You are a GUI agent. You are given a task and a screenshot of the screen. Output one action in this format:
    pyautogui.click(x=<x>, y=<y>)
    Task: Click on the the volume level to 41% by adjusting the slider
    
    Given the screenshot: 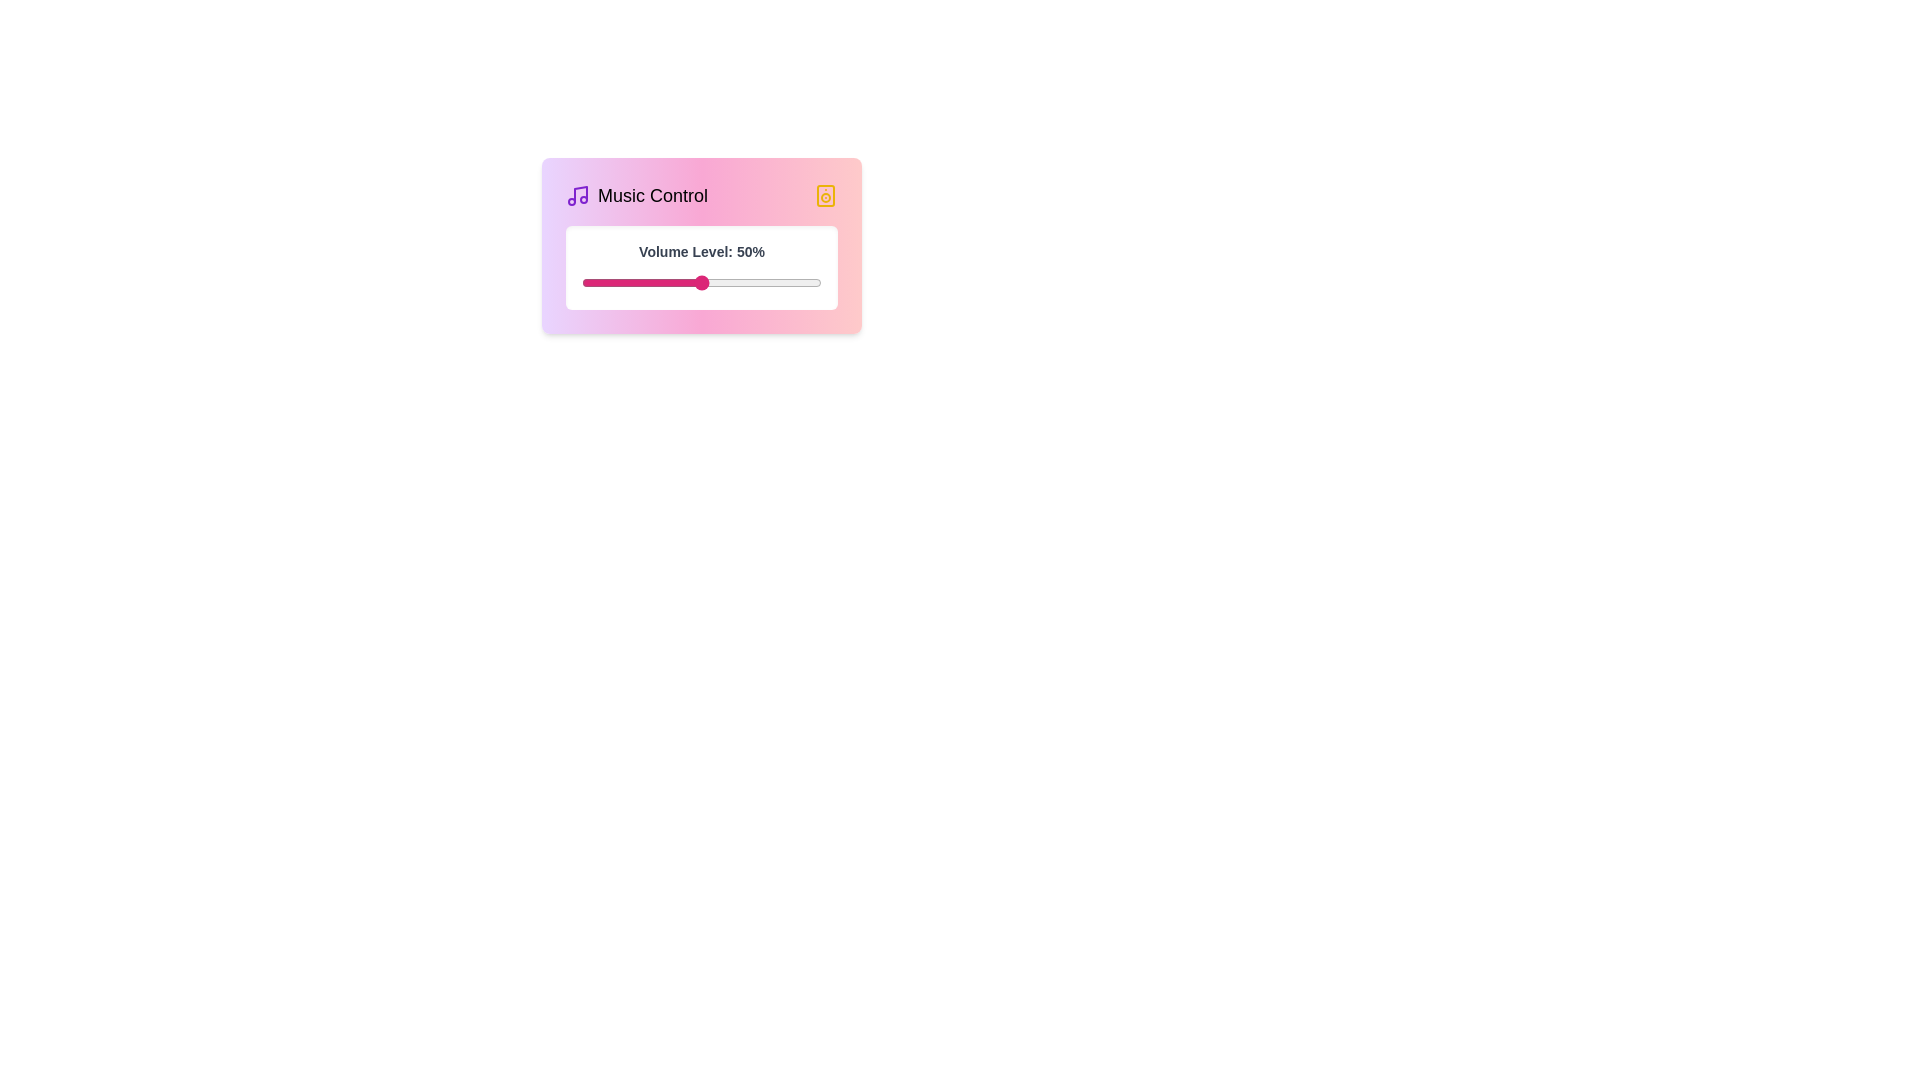 What is the action you would take?
    pyautogui.click(x=680, y=282)
    